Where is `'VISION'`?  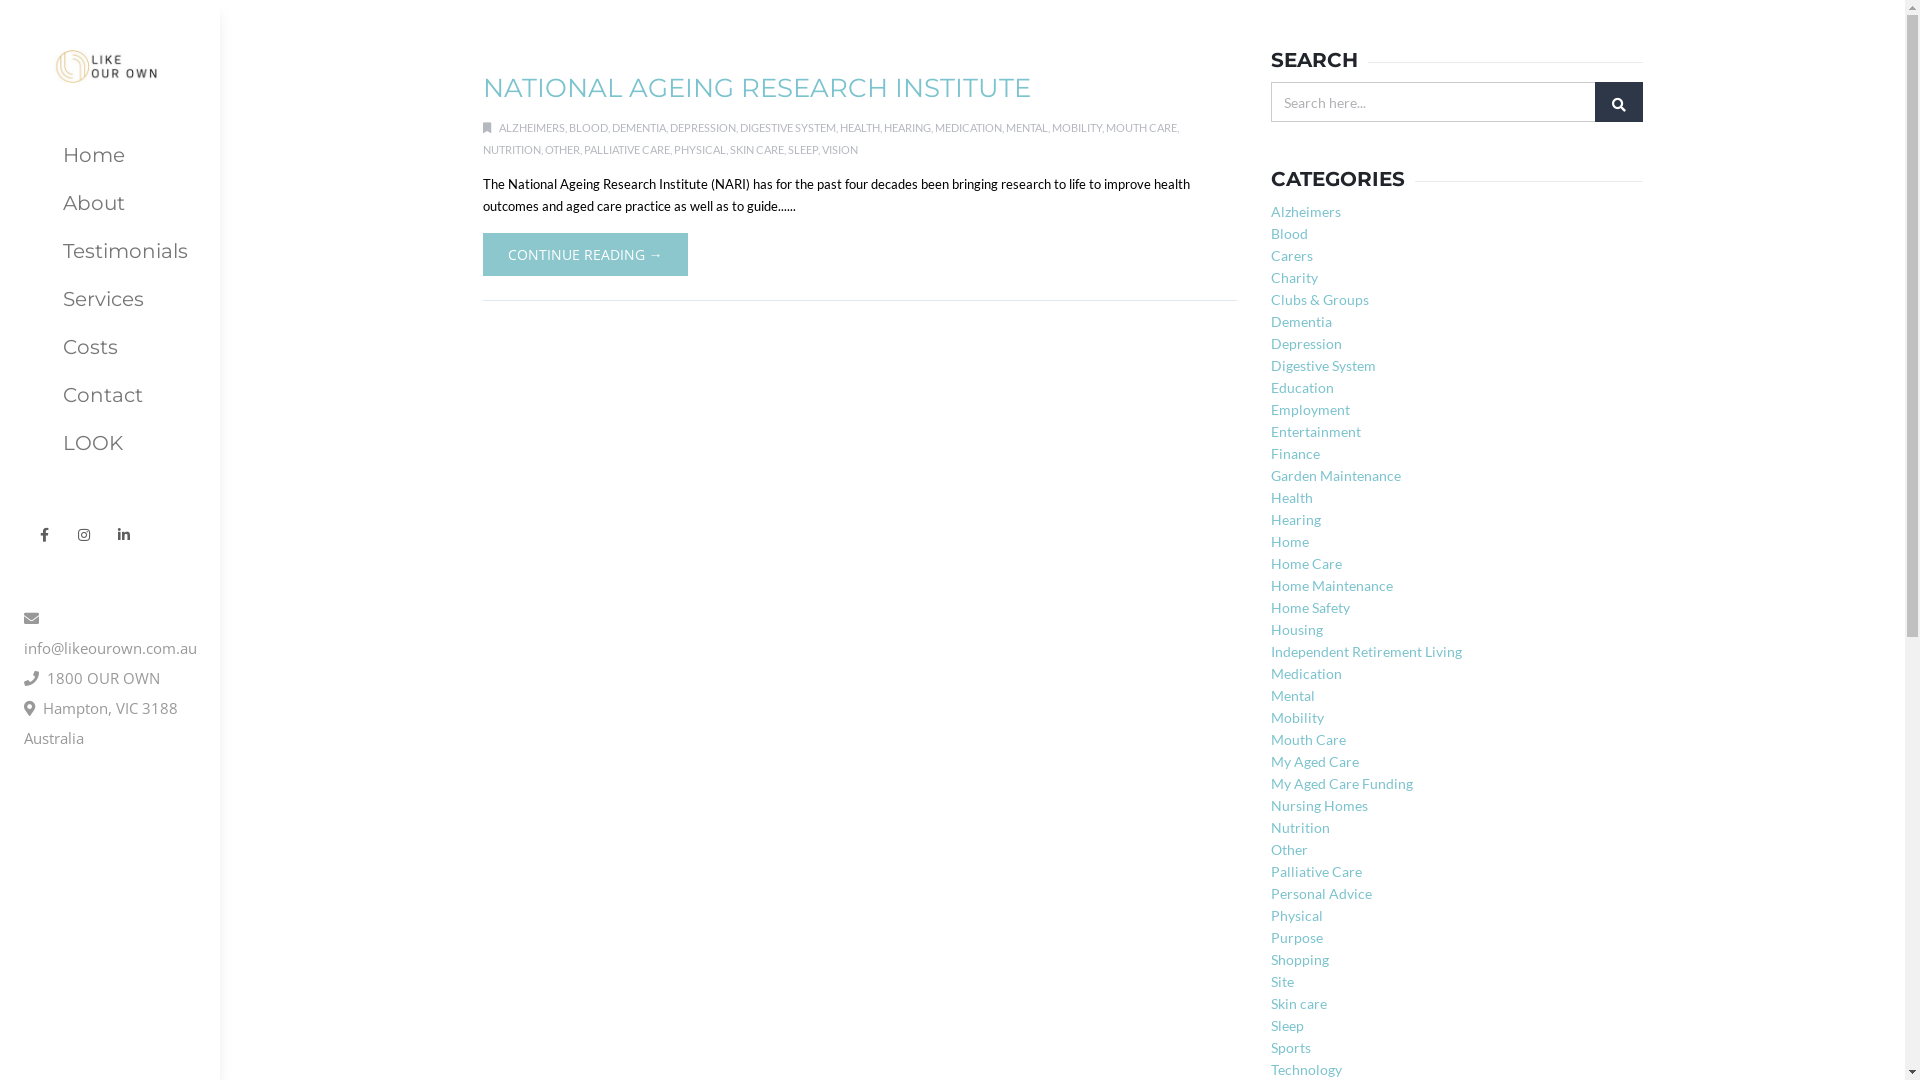
'VISION' is located at coordinates (840, 147).